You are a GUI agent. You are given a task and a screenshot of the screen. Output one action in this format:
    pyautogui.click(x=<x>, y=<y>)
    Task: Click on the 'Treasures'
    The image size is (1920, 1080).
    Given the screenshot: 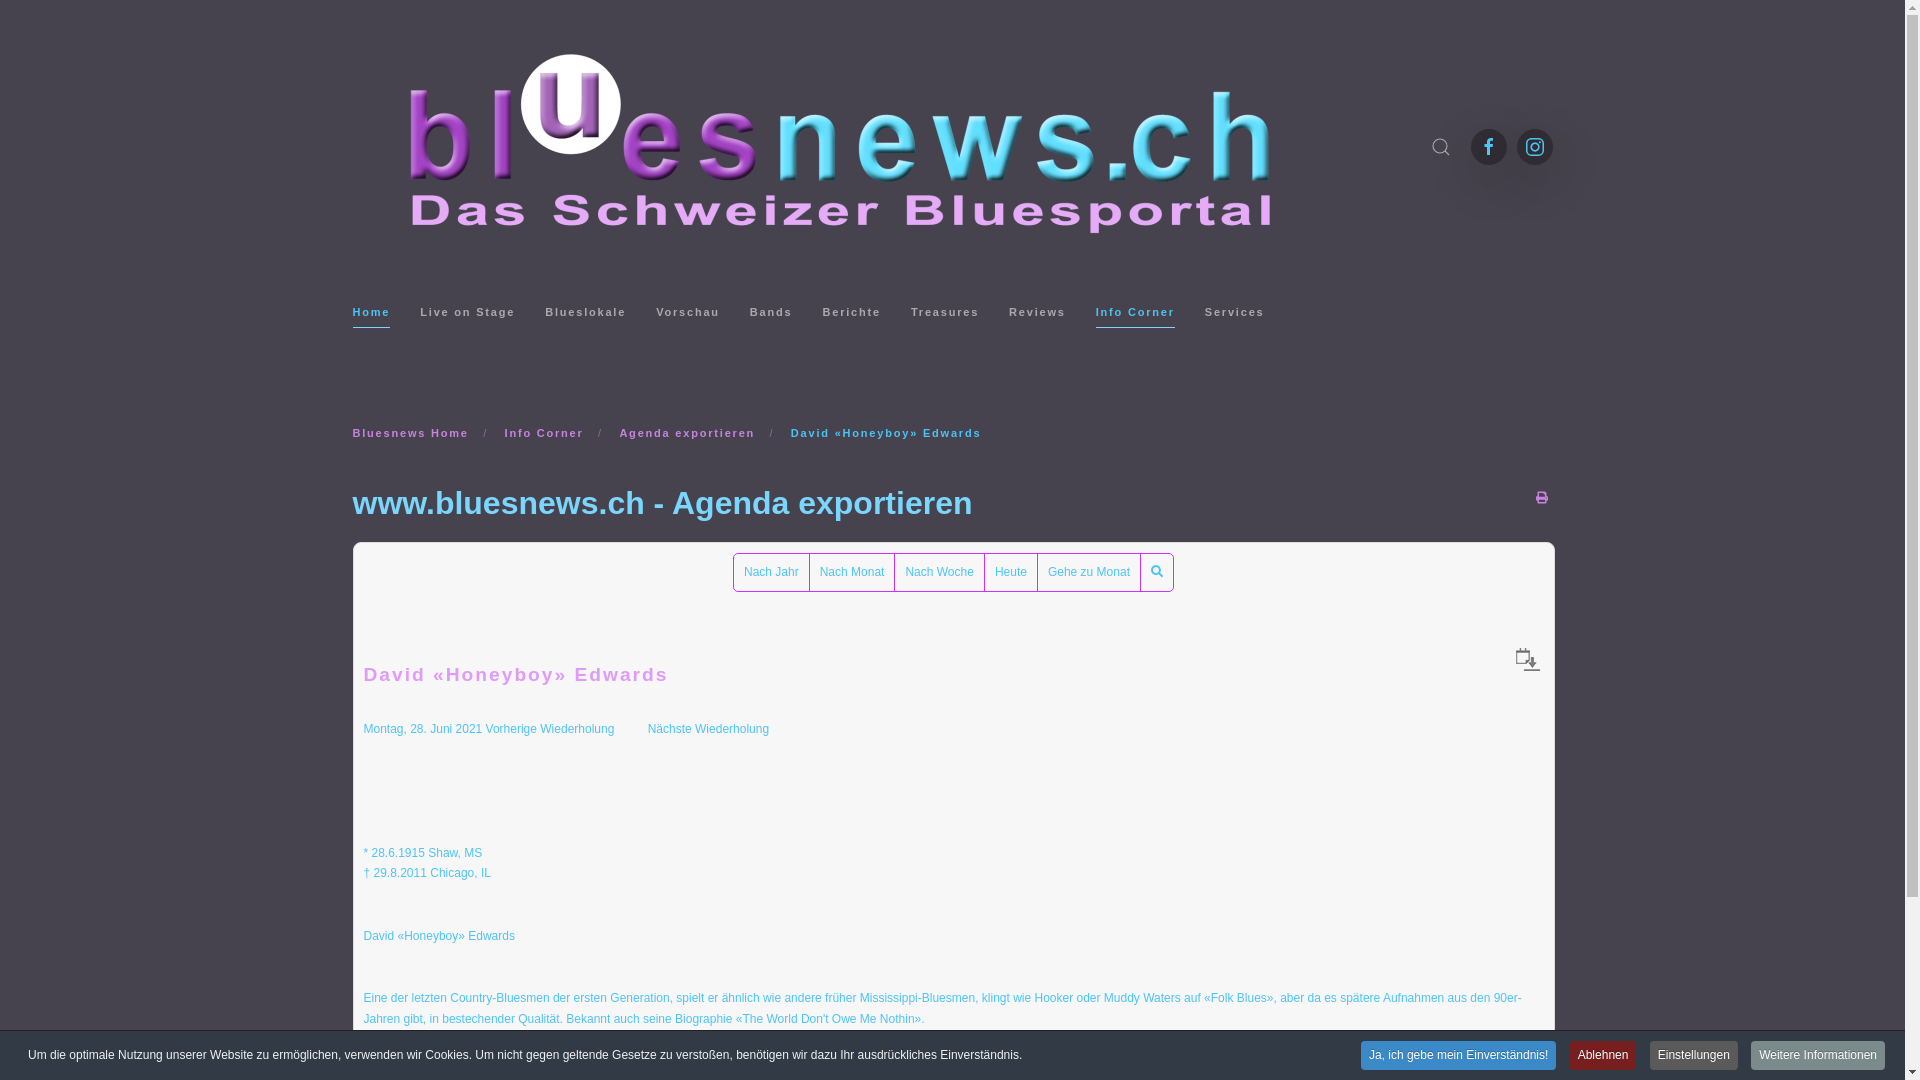 What is the action you would take?
    pyautogui.click(x=910, y=312)
    